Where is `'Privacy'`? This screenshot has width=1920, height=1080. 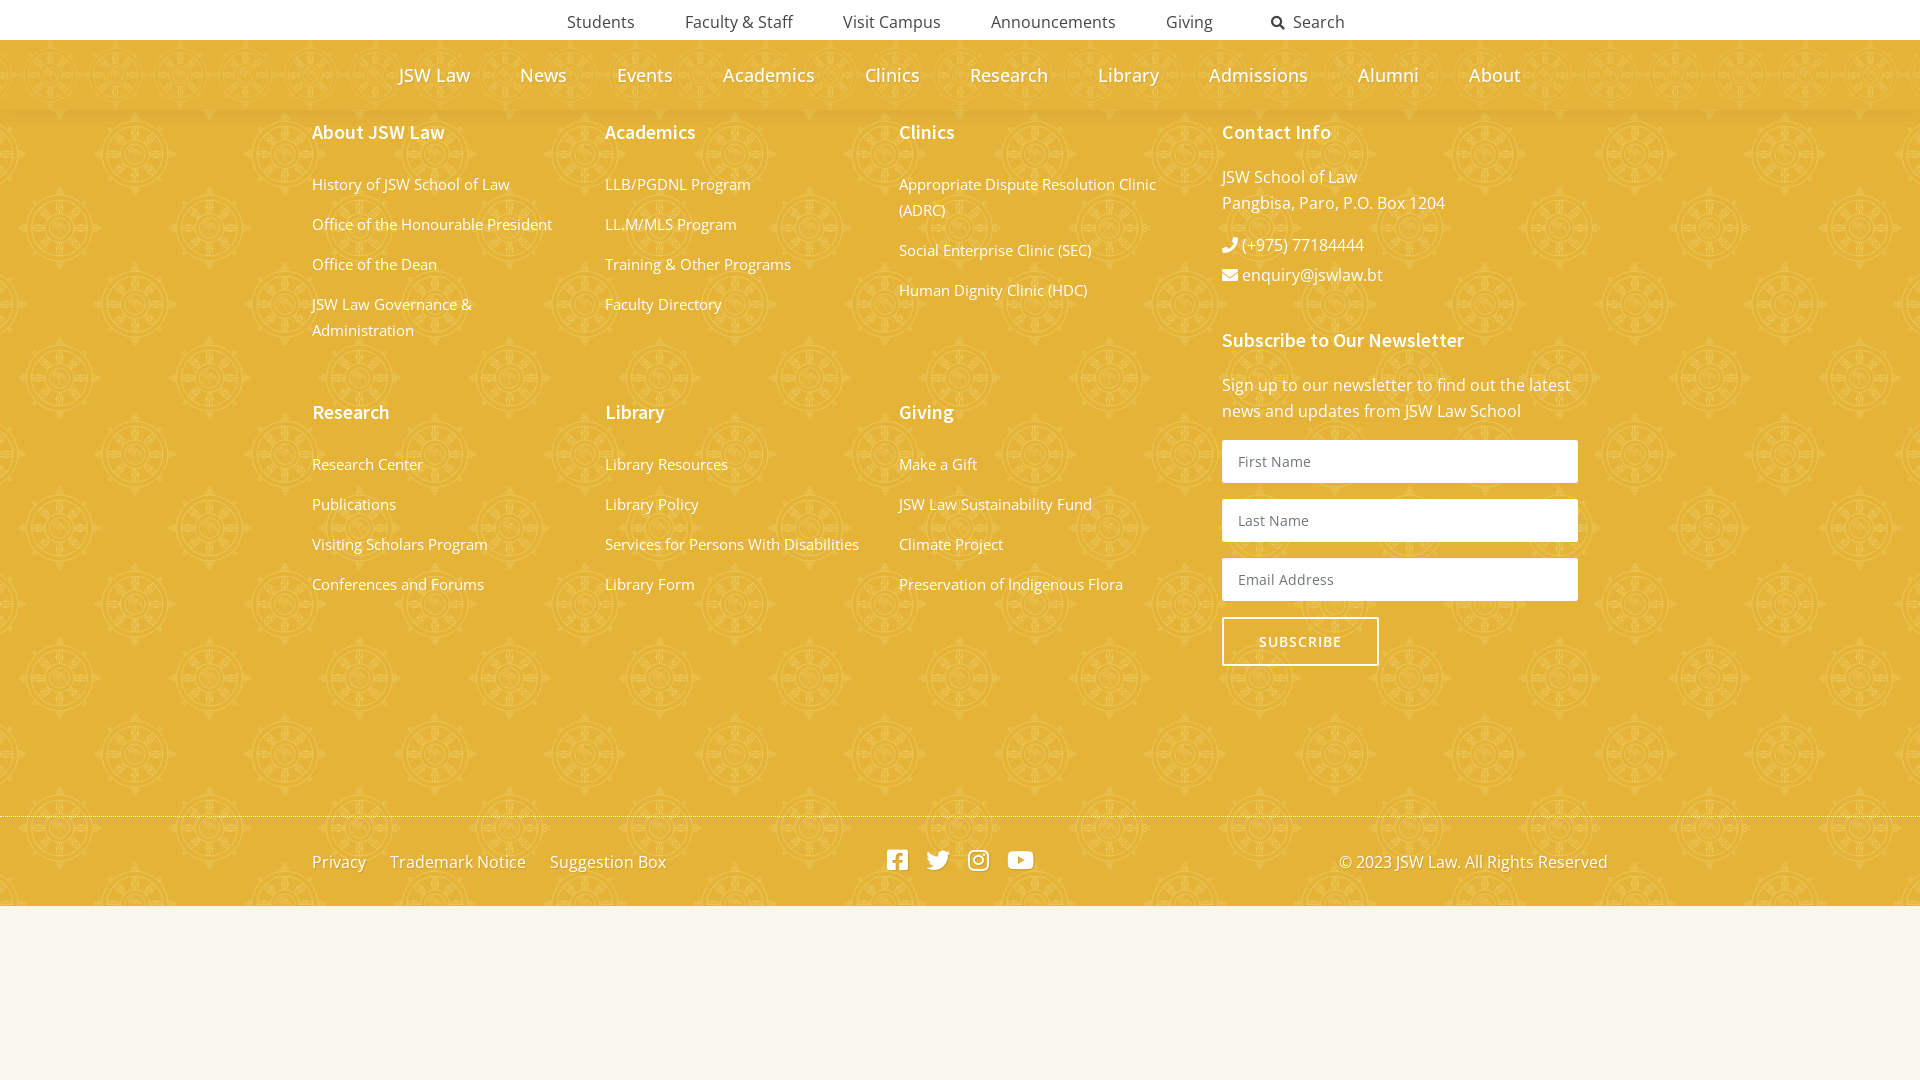
'Privacy' is located at coordinates (339, 859).